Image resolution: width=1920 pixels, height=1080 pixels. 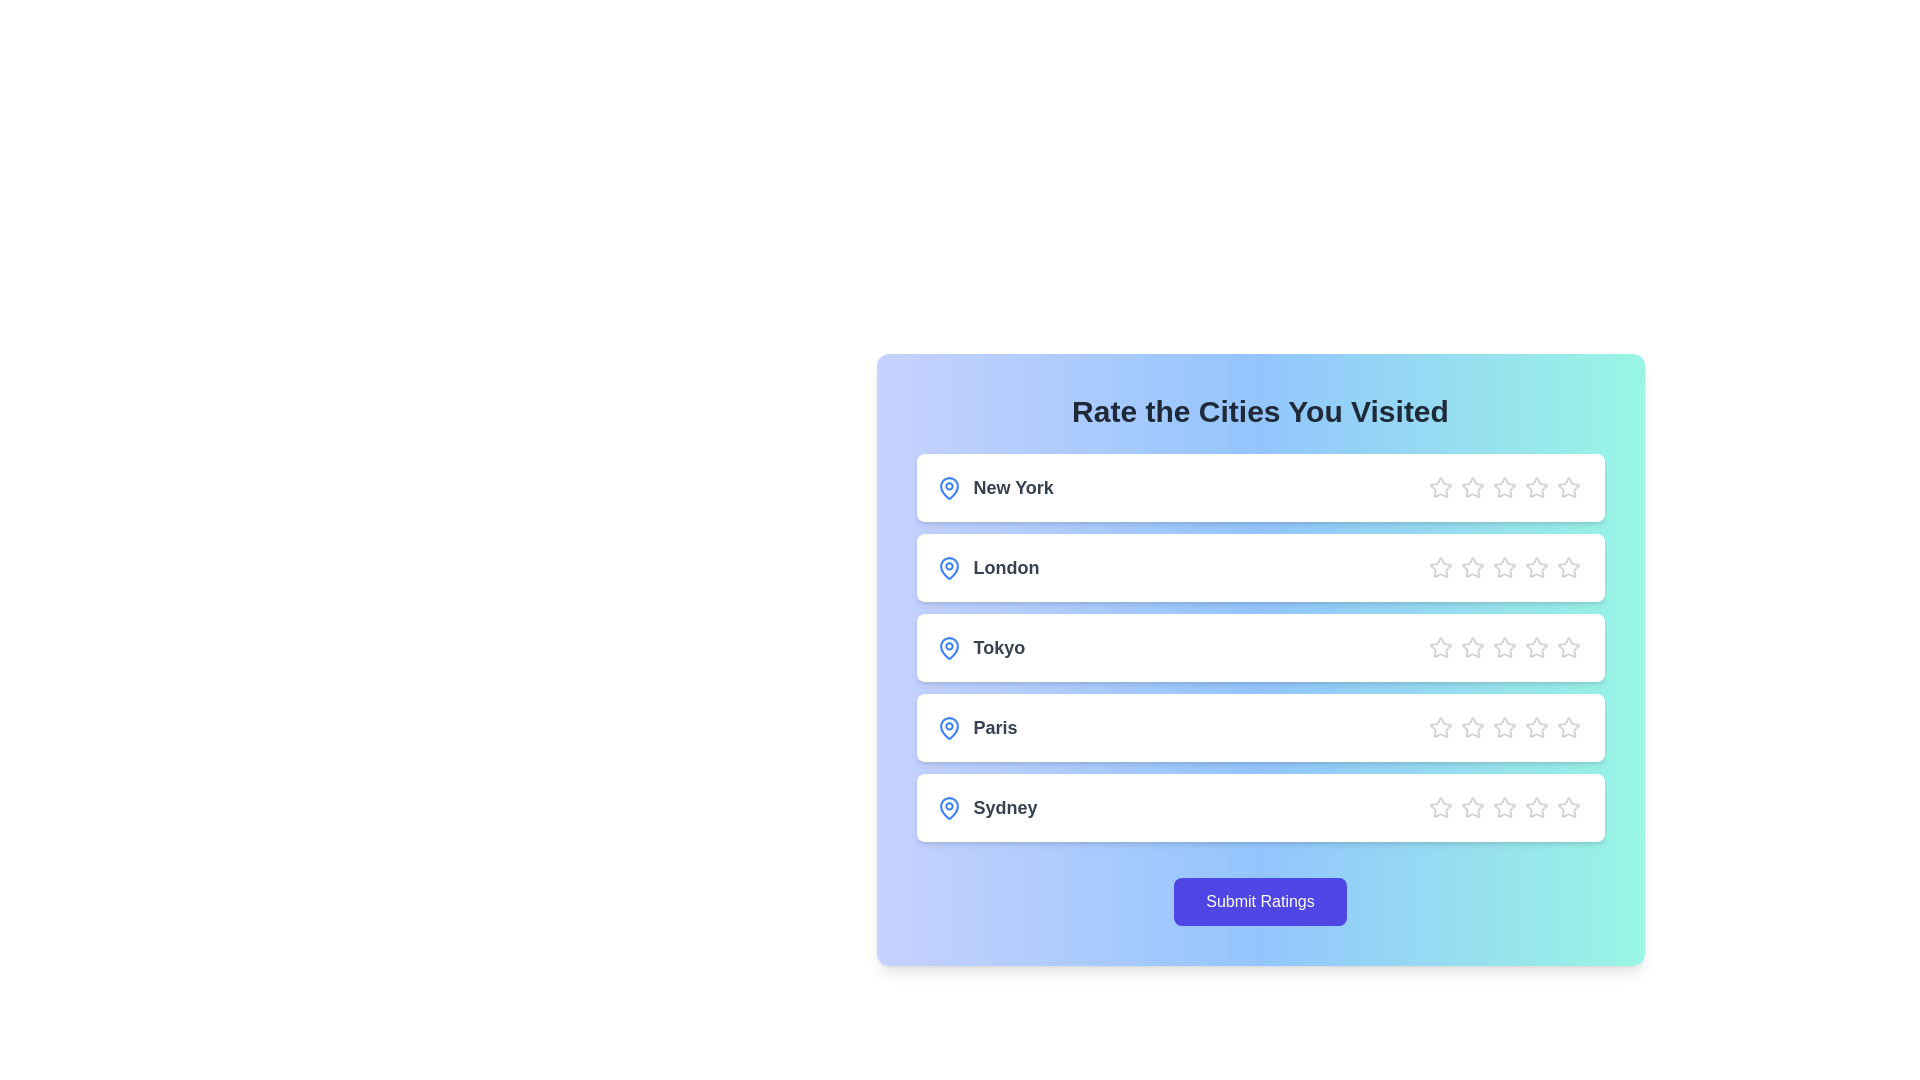 I want to click on the 'Submit Ratings' button to submit the ratings, so click(x=1259, y=902).